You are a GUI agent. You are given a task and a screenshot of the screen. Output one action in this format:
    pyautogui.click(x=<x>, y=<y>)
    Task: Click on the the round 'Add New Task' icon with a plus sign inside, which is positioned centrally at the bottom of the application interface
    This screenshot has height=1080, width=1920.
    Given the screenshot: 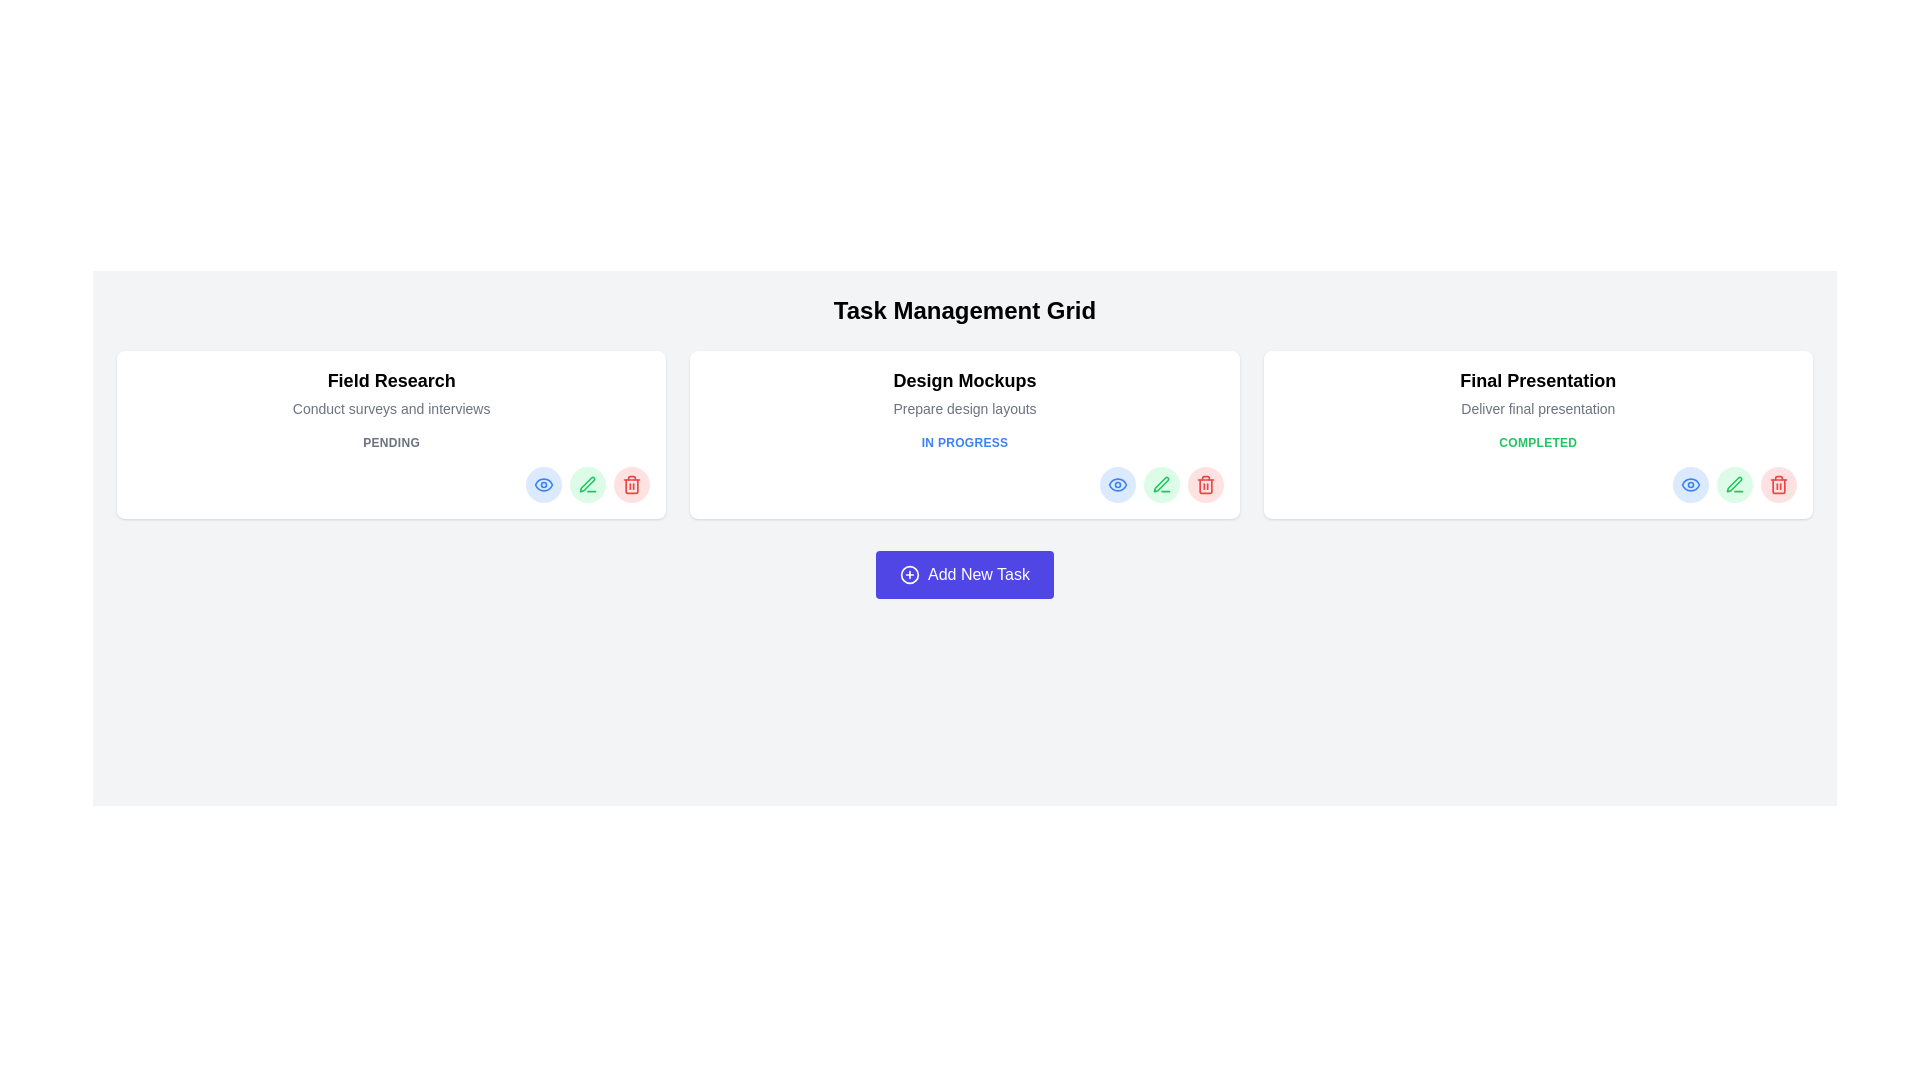 What is the action you would take?
    pyautogui.click(x=909, y=574)
    